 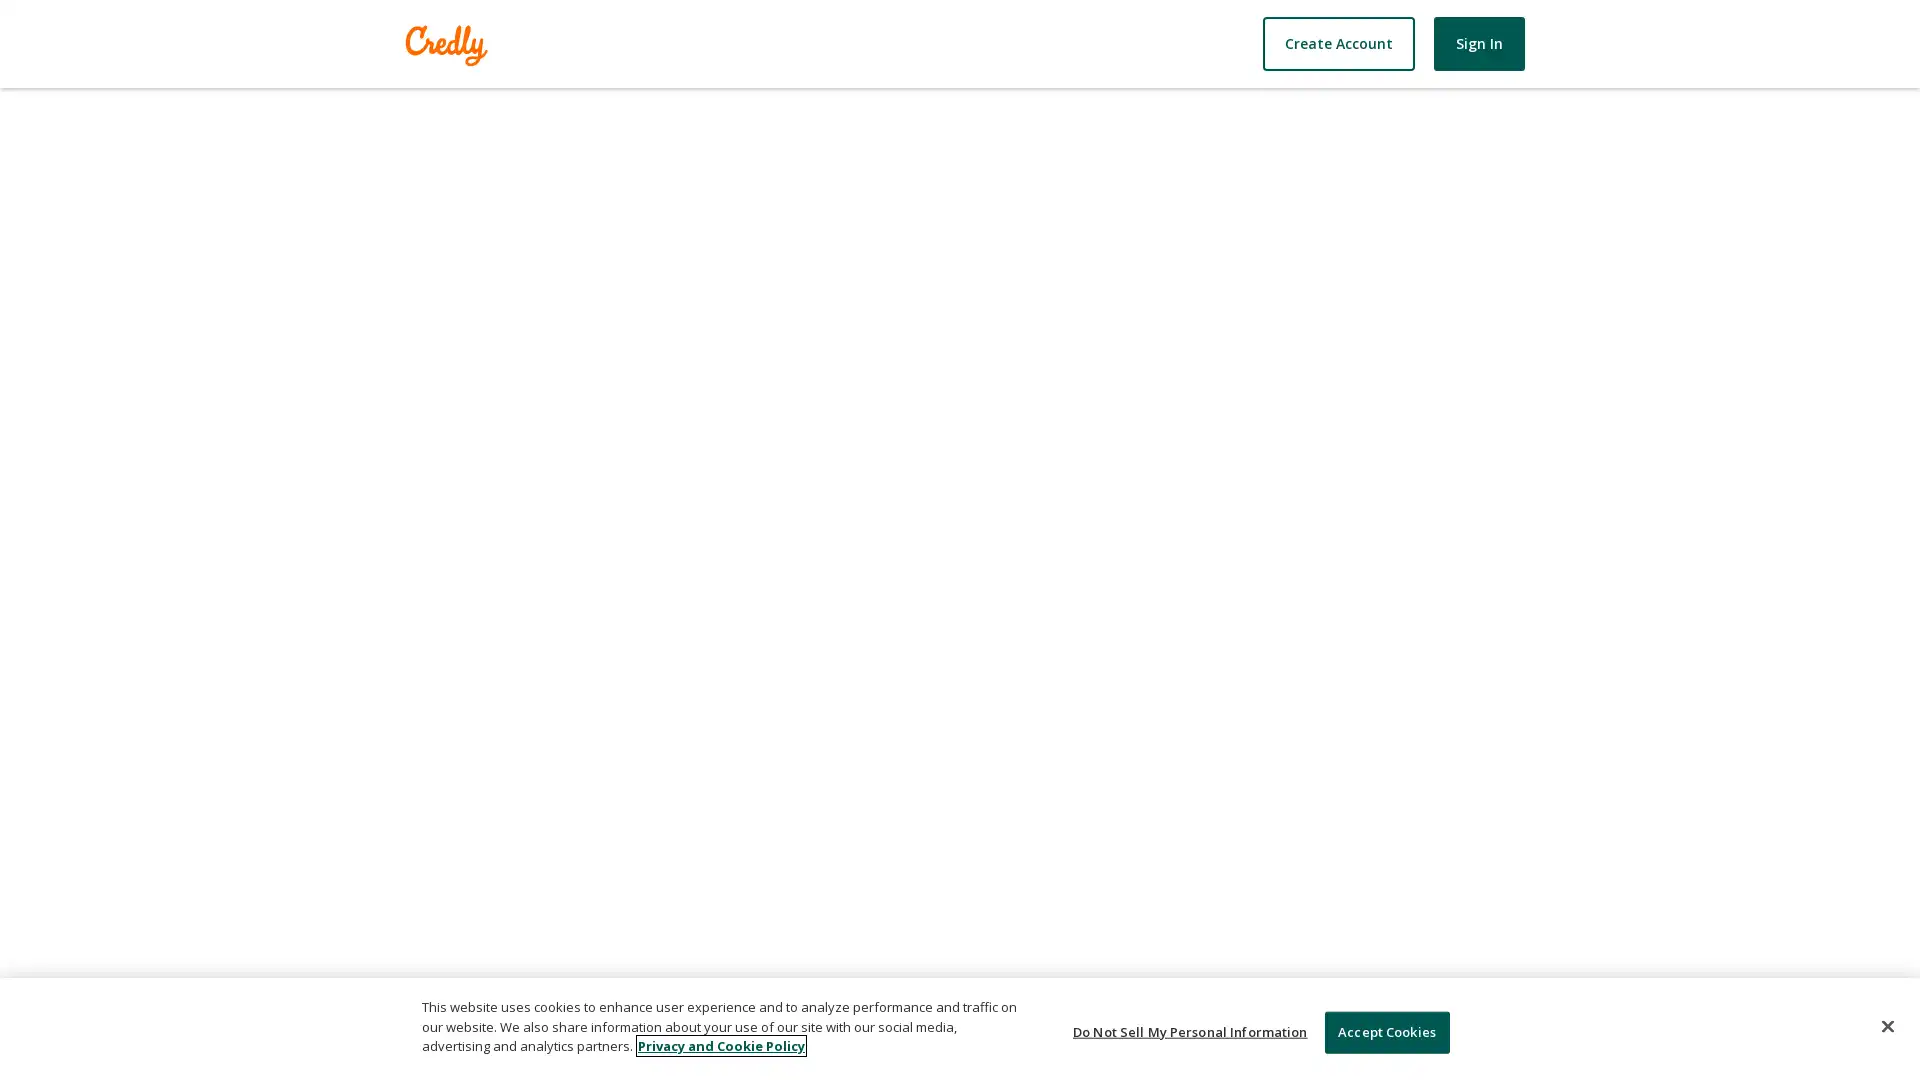 What do you see at coordinates (1886, 1026) in the screenshot?
I see `Close` at bounding box center [1886, 1026].